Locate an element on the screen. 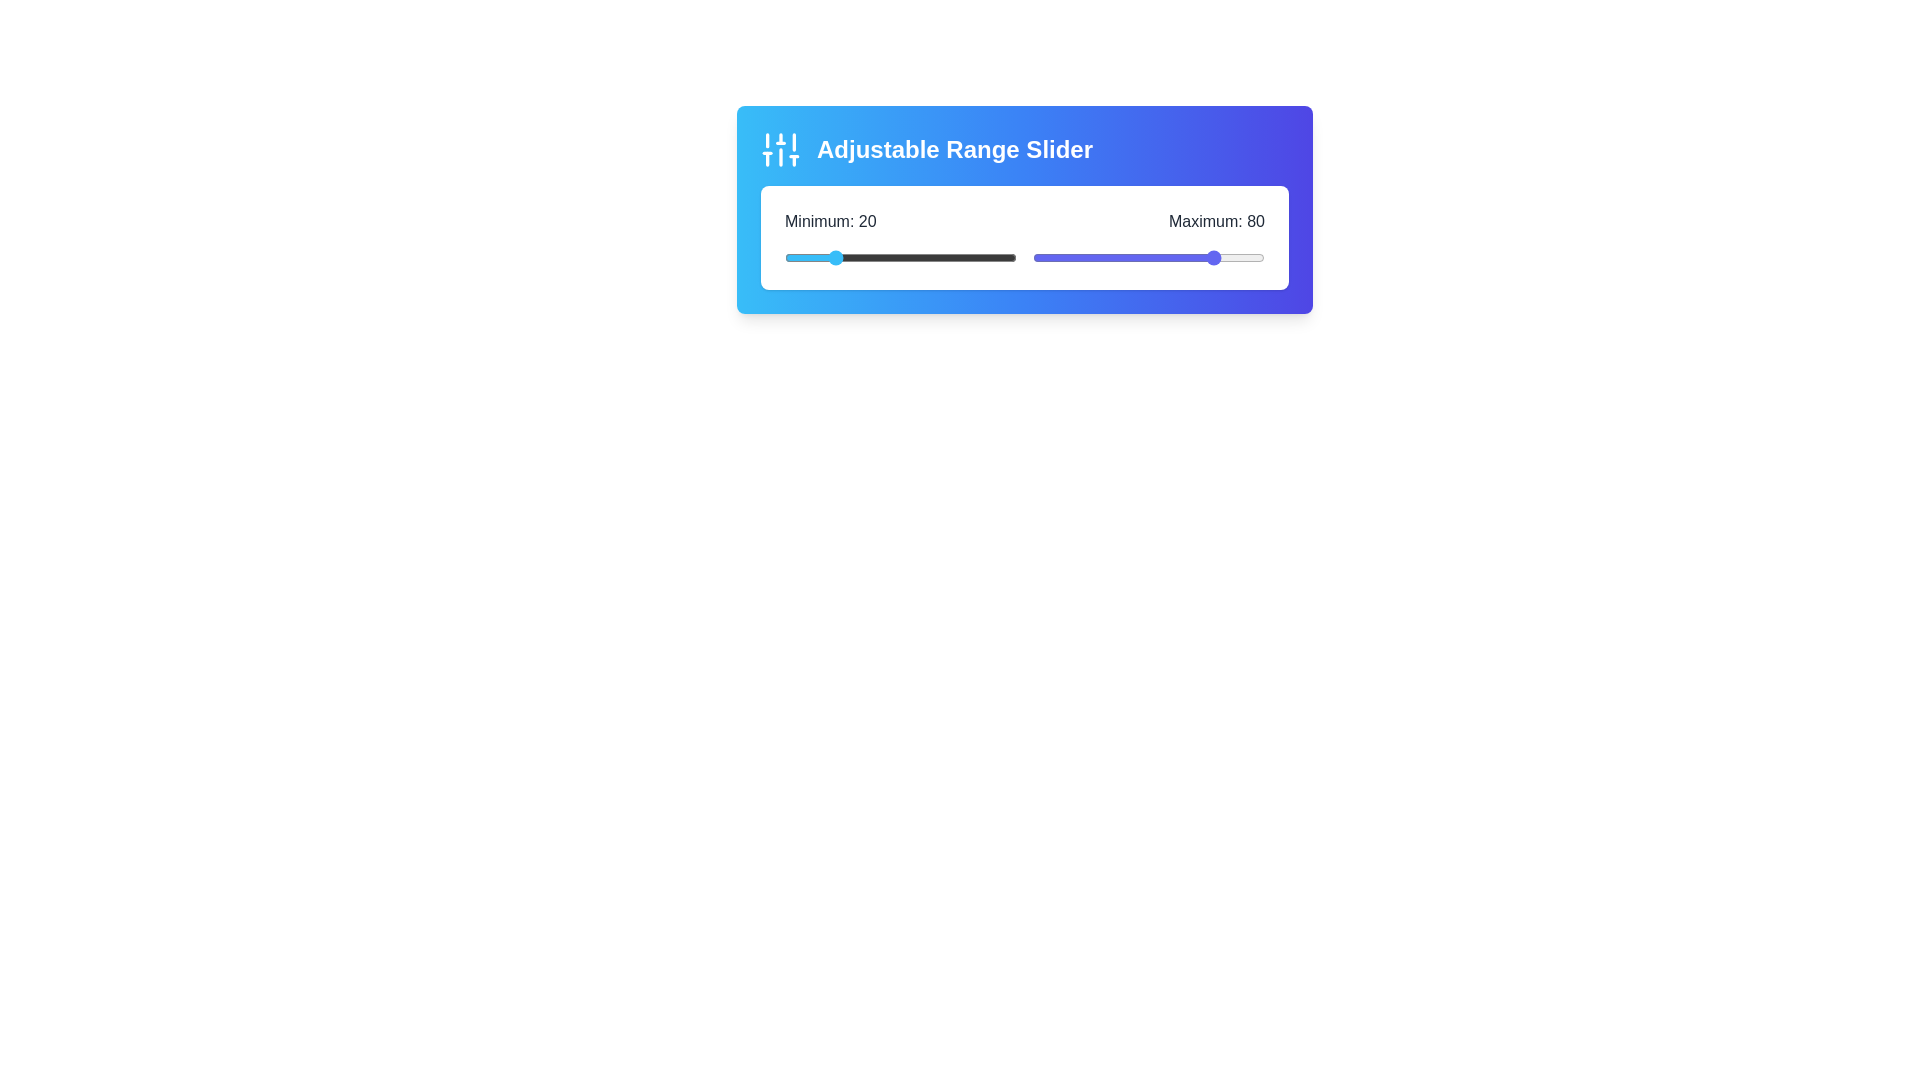  the slider is located at coordinates (1144, 257).